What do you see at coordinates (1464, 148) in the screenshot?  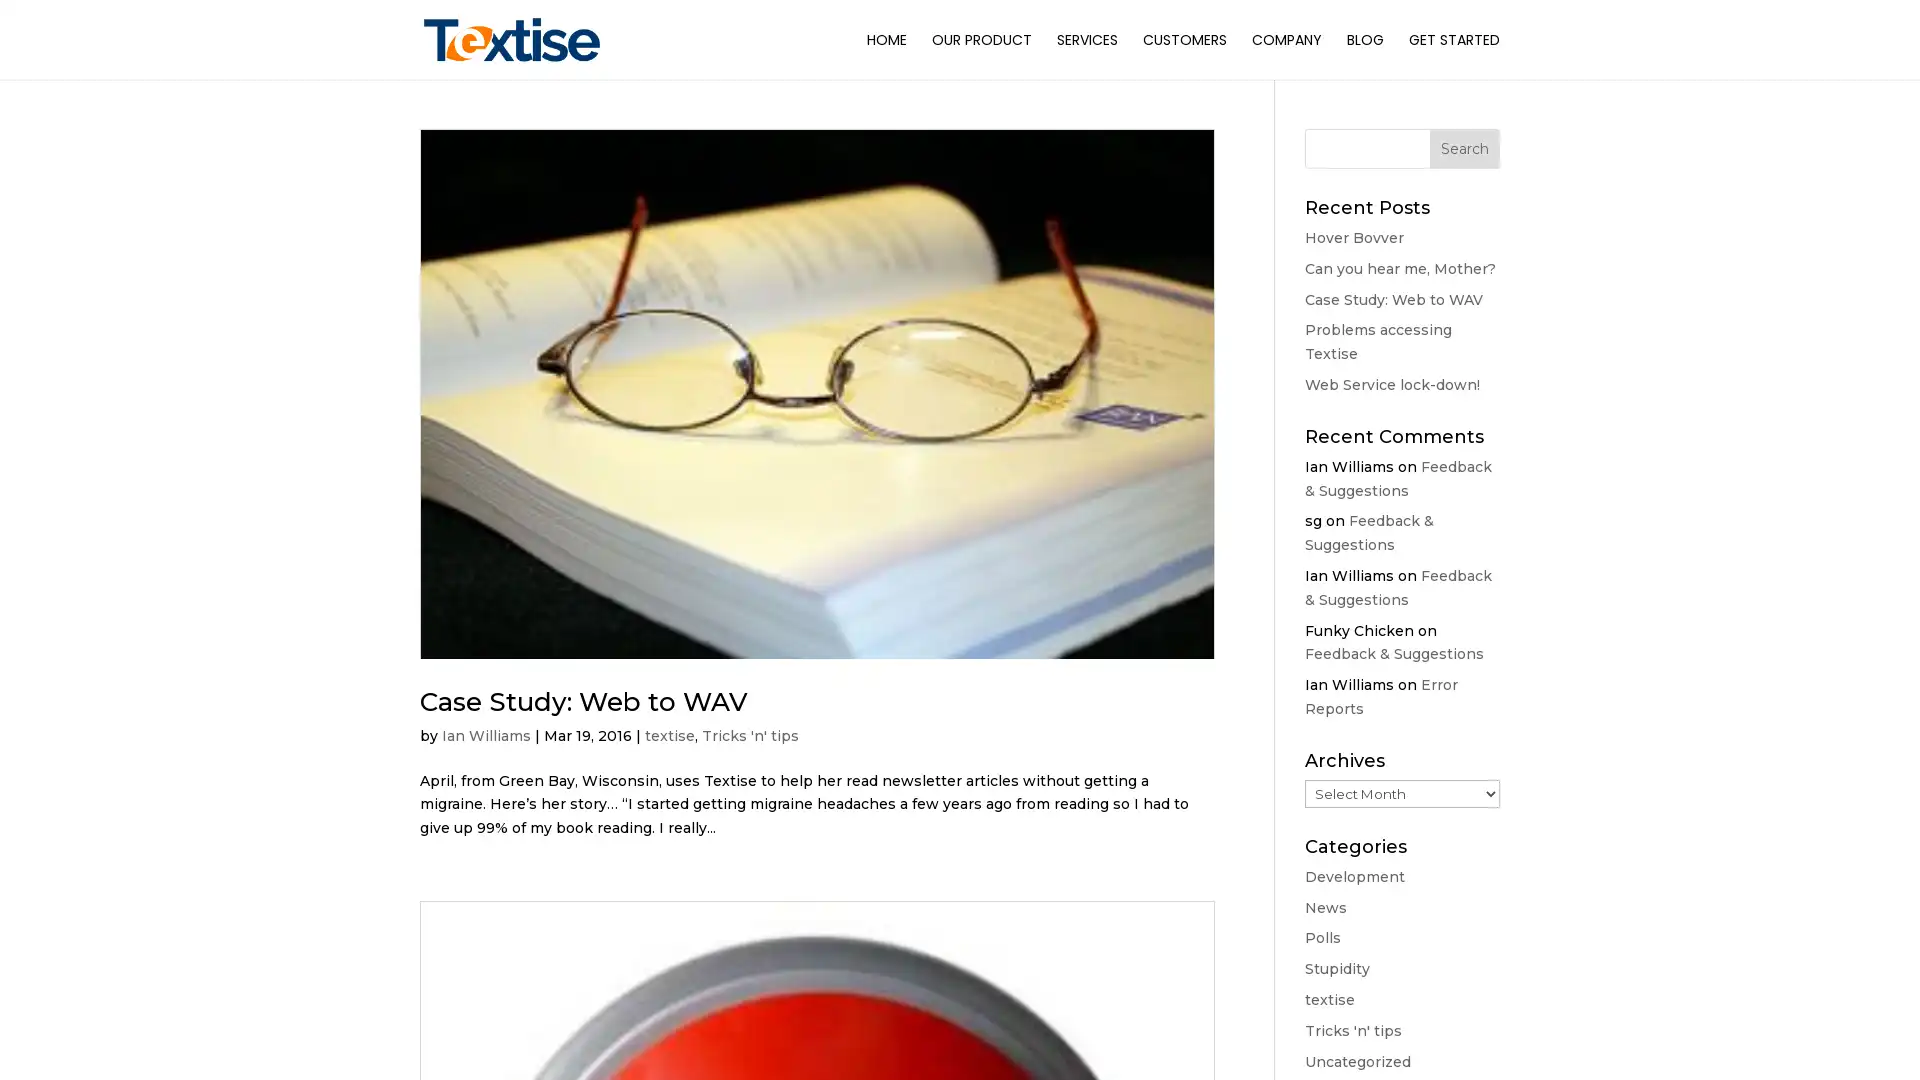 I see `Search` at bounding box center [1464, 148].